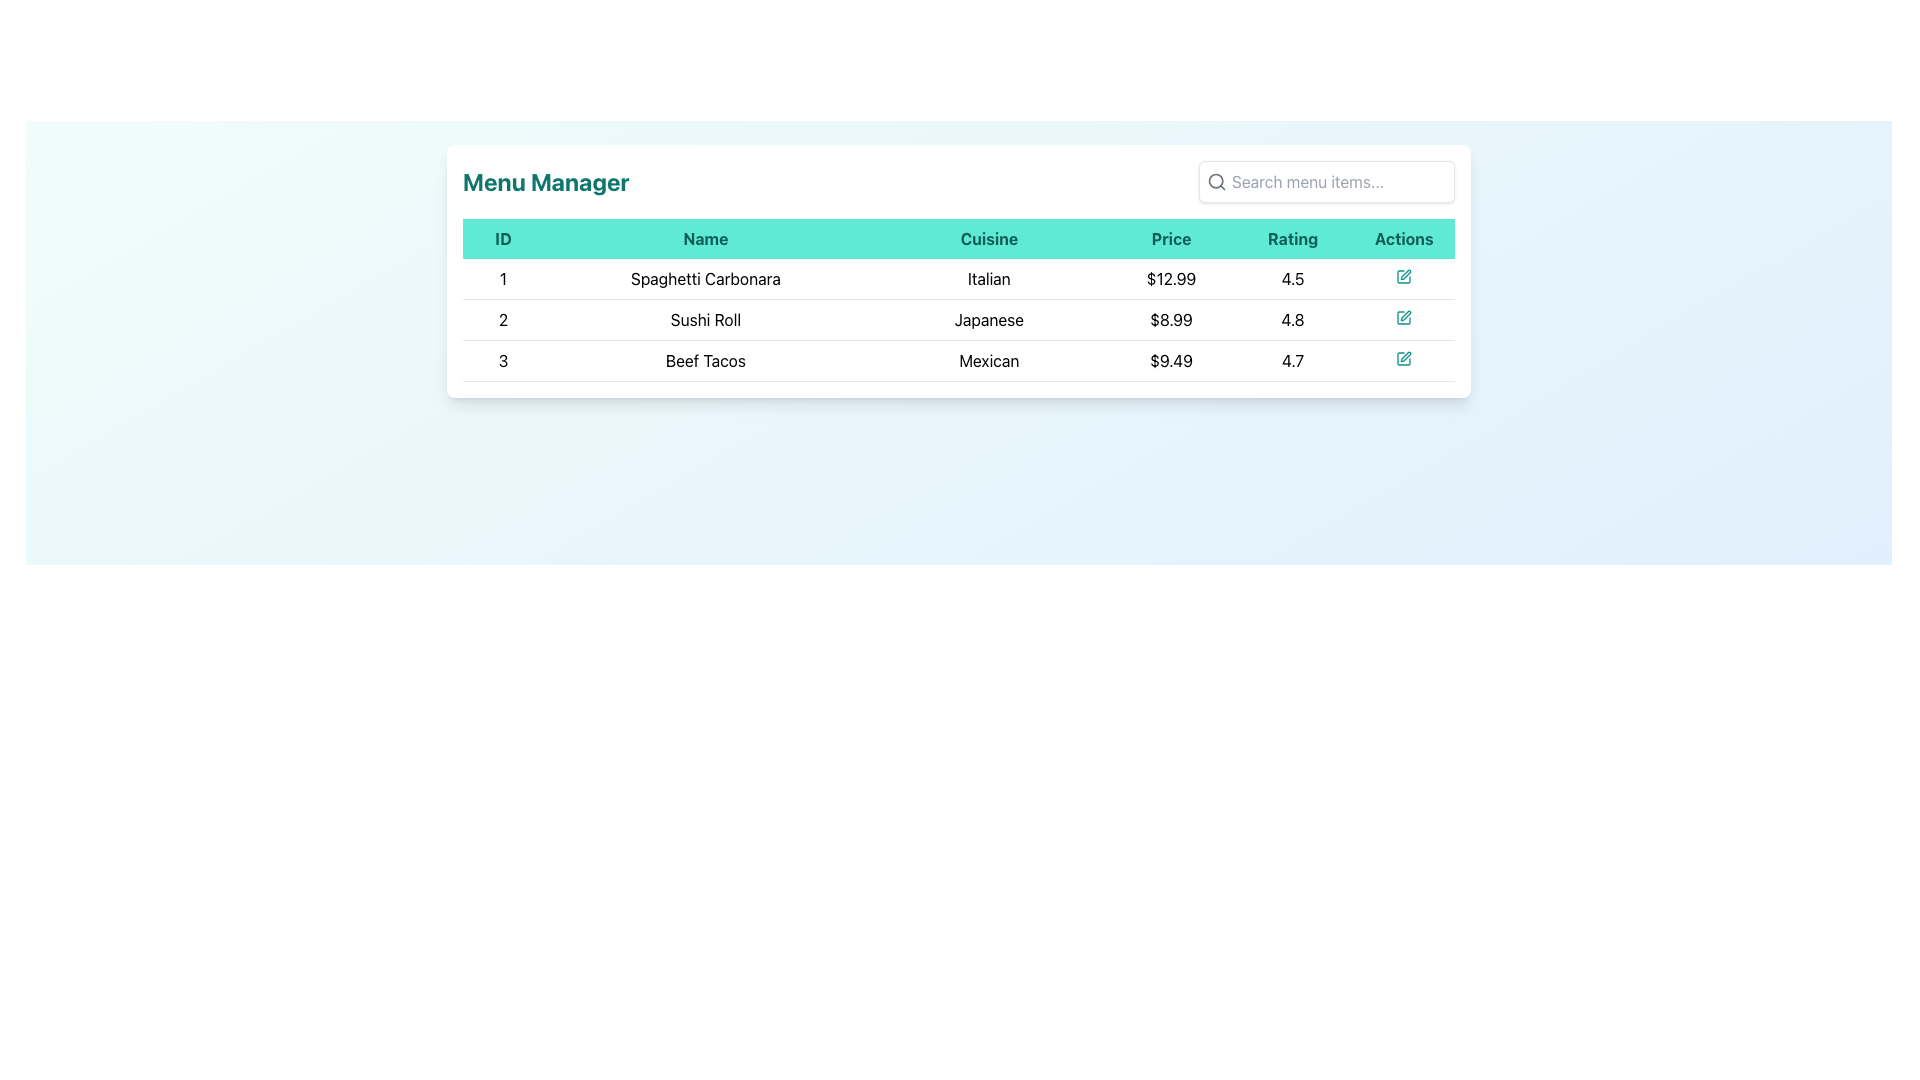  I want to click on the 'ID' column header label, which is the first entry in the header row of the table, located on the far left side and aligns with other column headers, so click(503, 238).